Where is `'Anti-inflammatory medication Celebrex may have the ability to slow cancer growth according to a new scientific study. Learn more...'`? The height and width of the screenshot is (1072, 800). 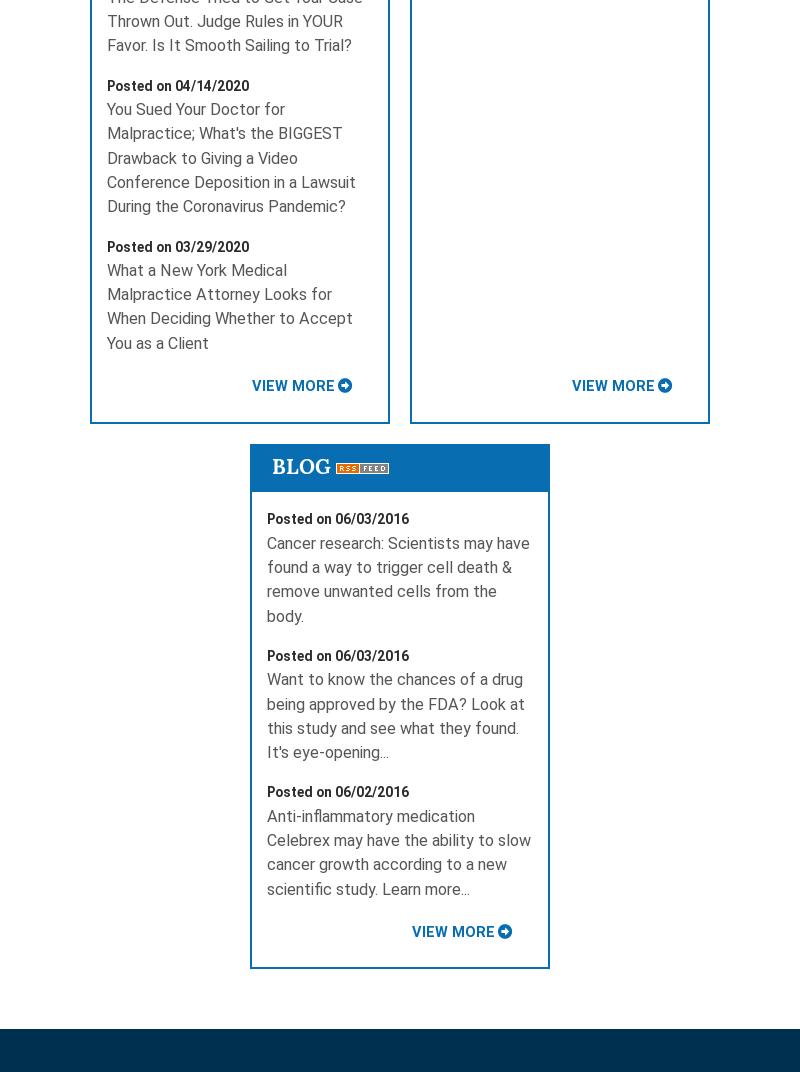 'Anti-inflammatory medication Celebrex may have the ability to slow cancer growth according to a new scientific study. Learn more...' is located at coordinates (397, 851).